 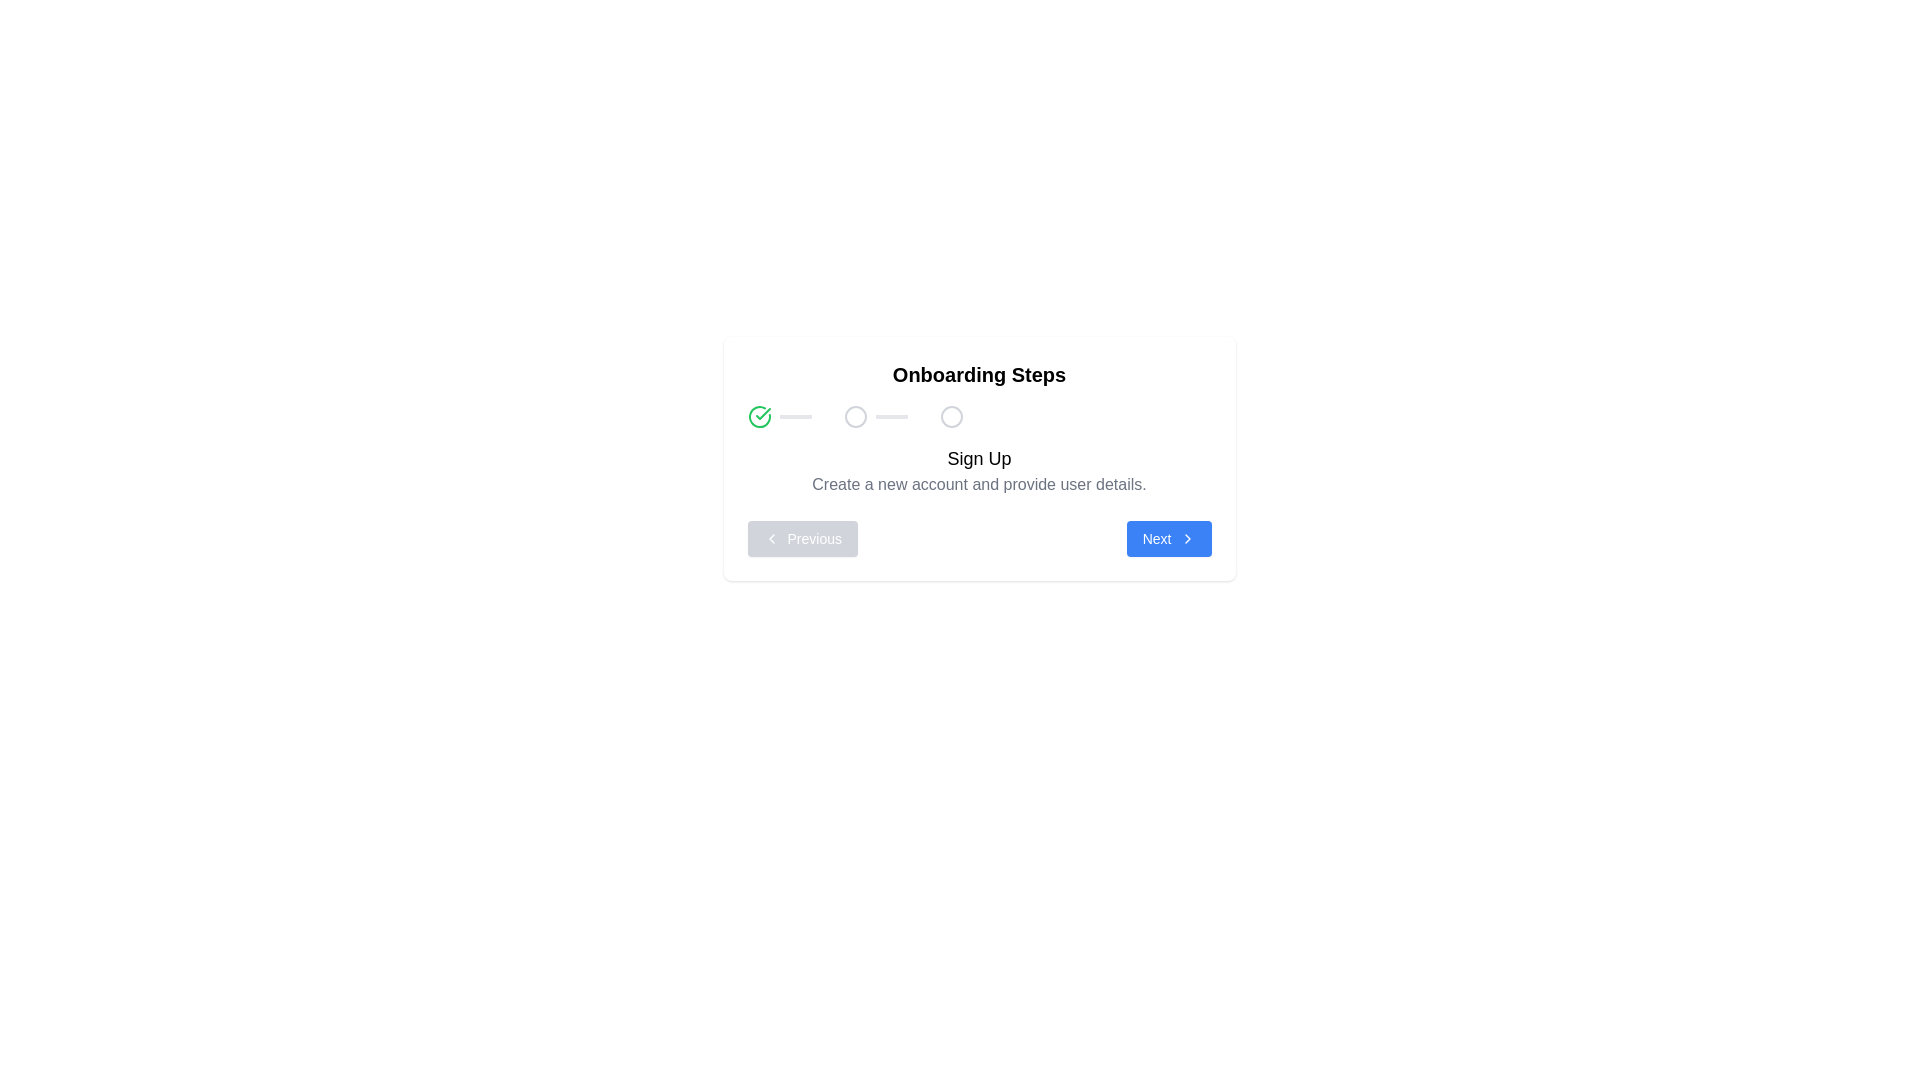 I want to click on the descriptive static text block that provides instructions for creating a new account, located immediately below the 'Sign Up' heading, so click(x=979, y=485).